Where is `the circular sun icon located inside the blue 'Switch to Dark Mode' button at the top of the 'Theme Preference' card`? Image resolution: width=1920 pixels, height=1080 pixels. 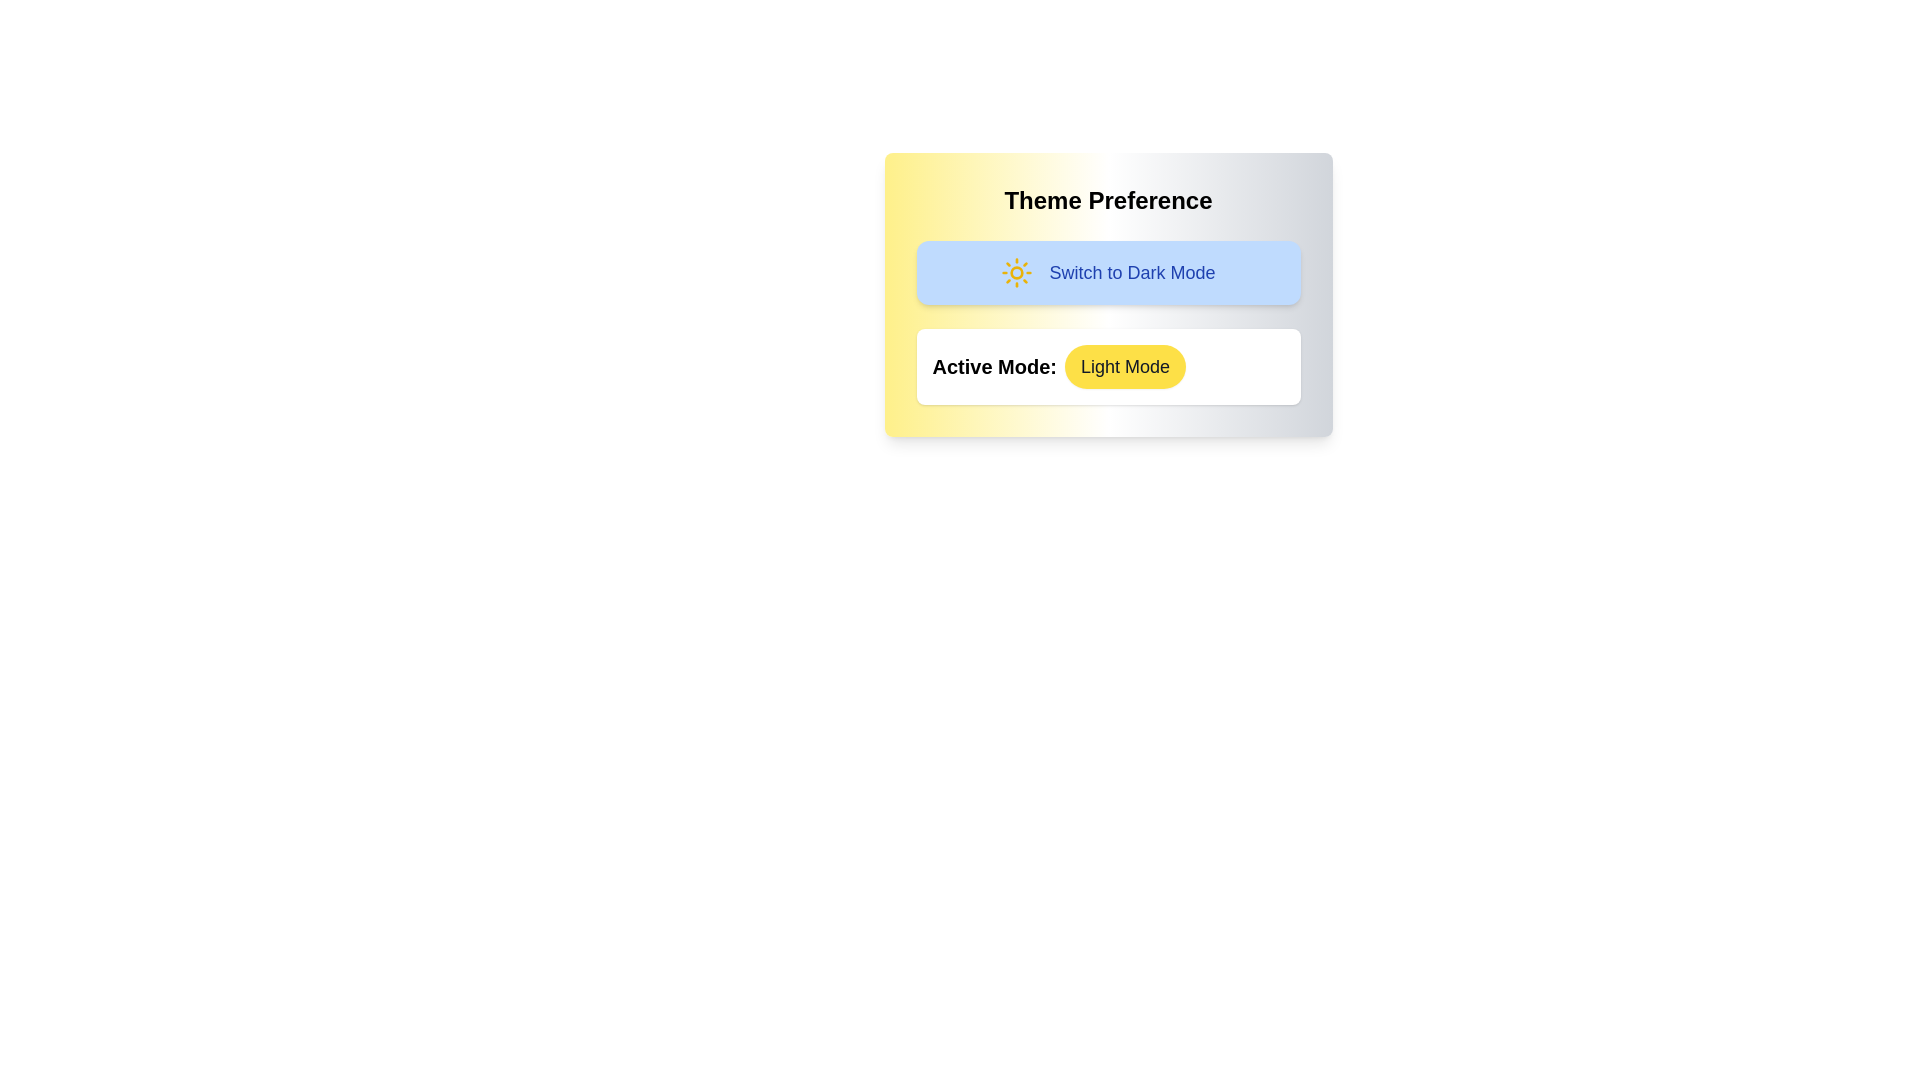 the circular sun icon located inside the blue 'Switch to Dark Mode' button at the top of the 'Theme Preference' card is located at coordinates (1017, 273).